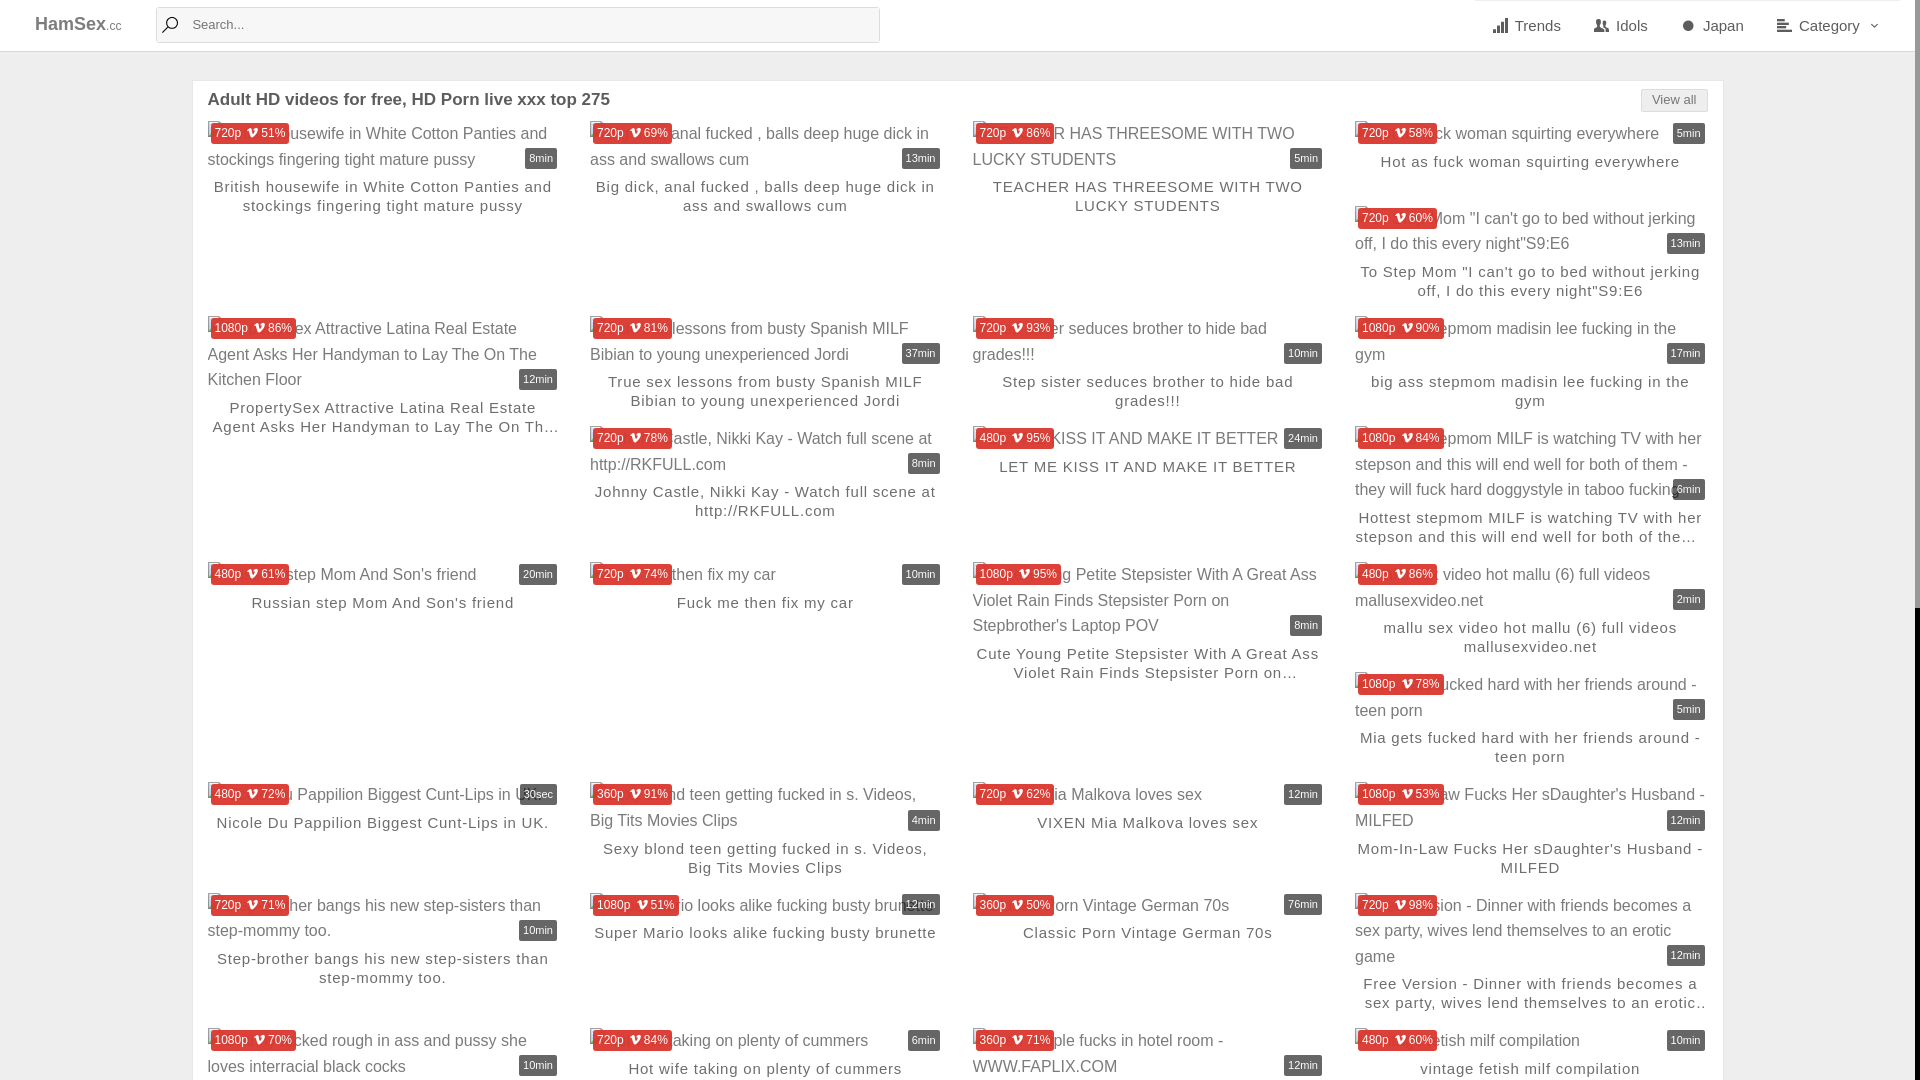 This screenshot has height=1080, width=1920. I want to click on 'VIXEN Mia Malkova loves sex', so click(1148, 793).